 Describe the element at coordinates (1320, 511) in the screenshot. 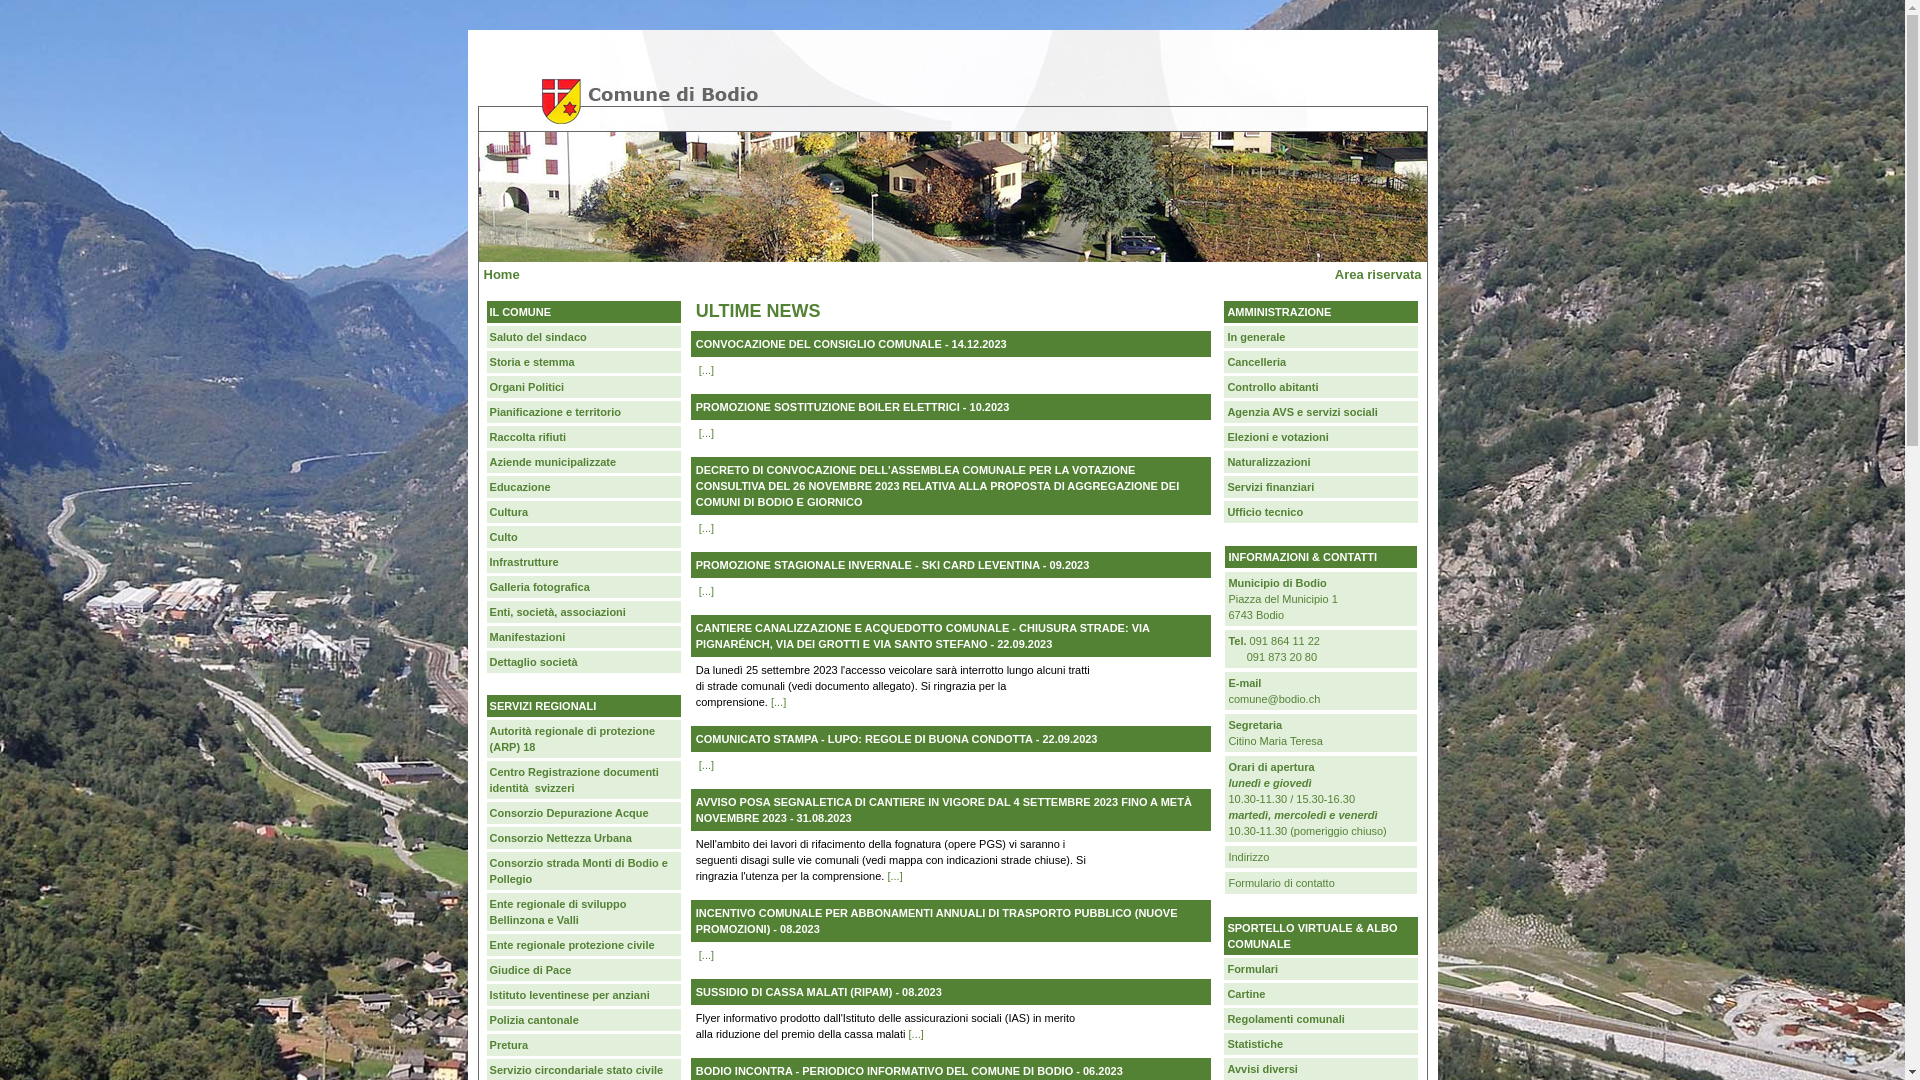

I see `'Ufficio tecnico'` at that location.